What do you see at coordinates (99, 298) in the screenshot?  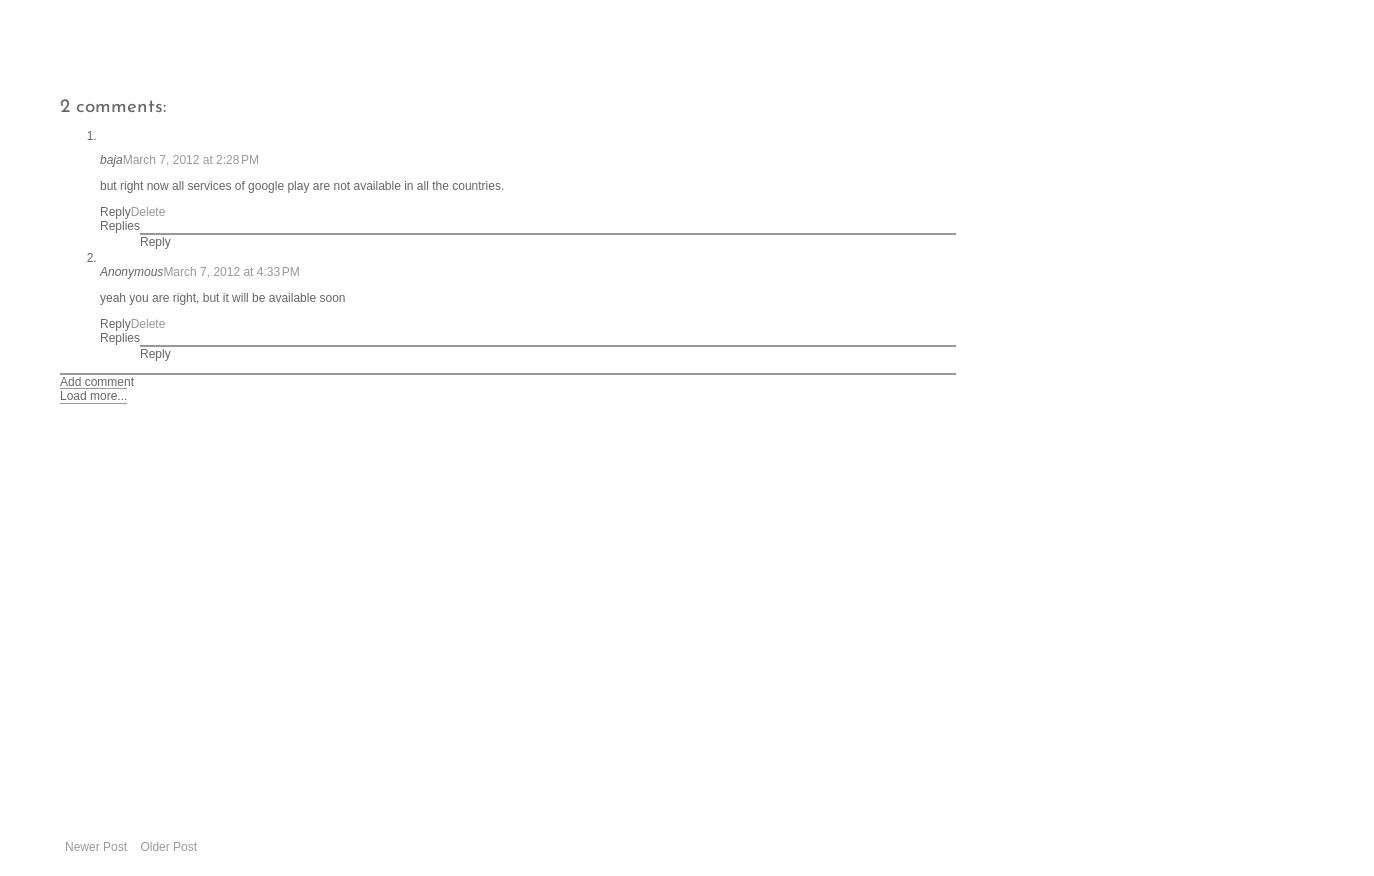 I see `'yeah you are right, but it will be available soon'` at bounding box center [99, 298].